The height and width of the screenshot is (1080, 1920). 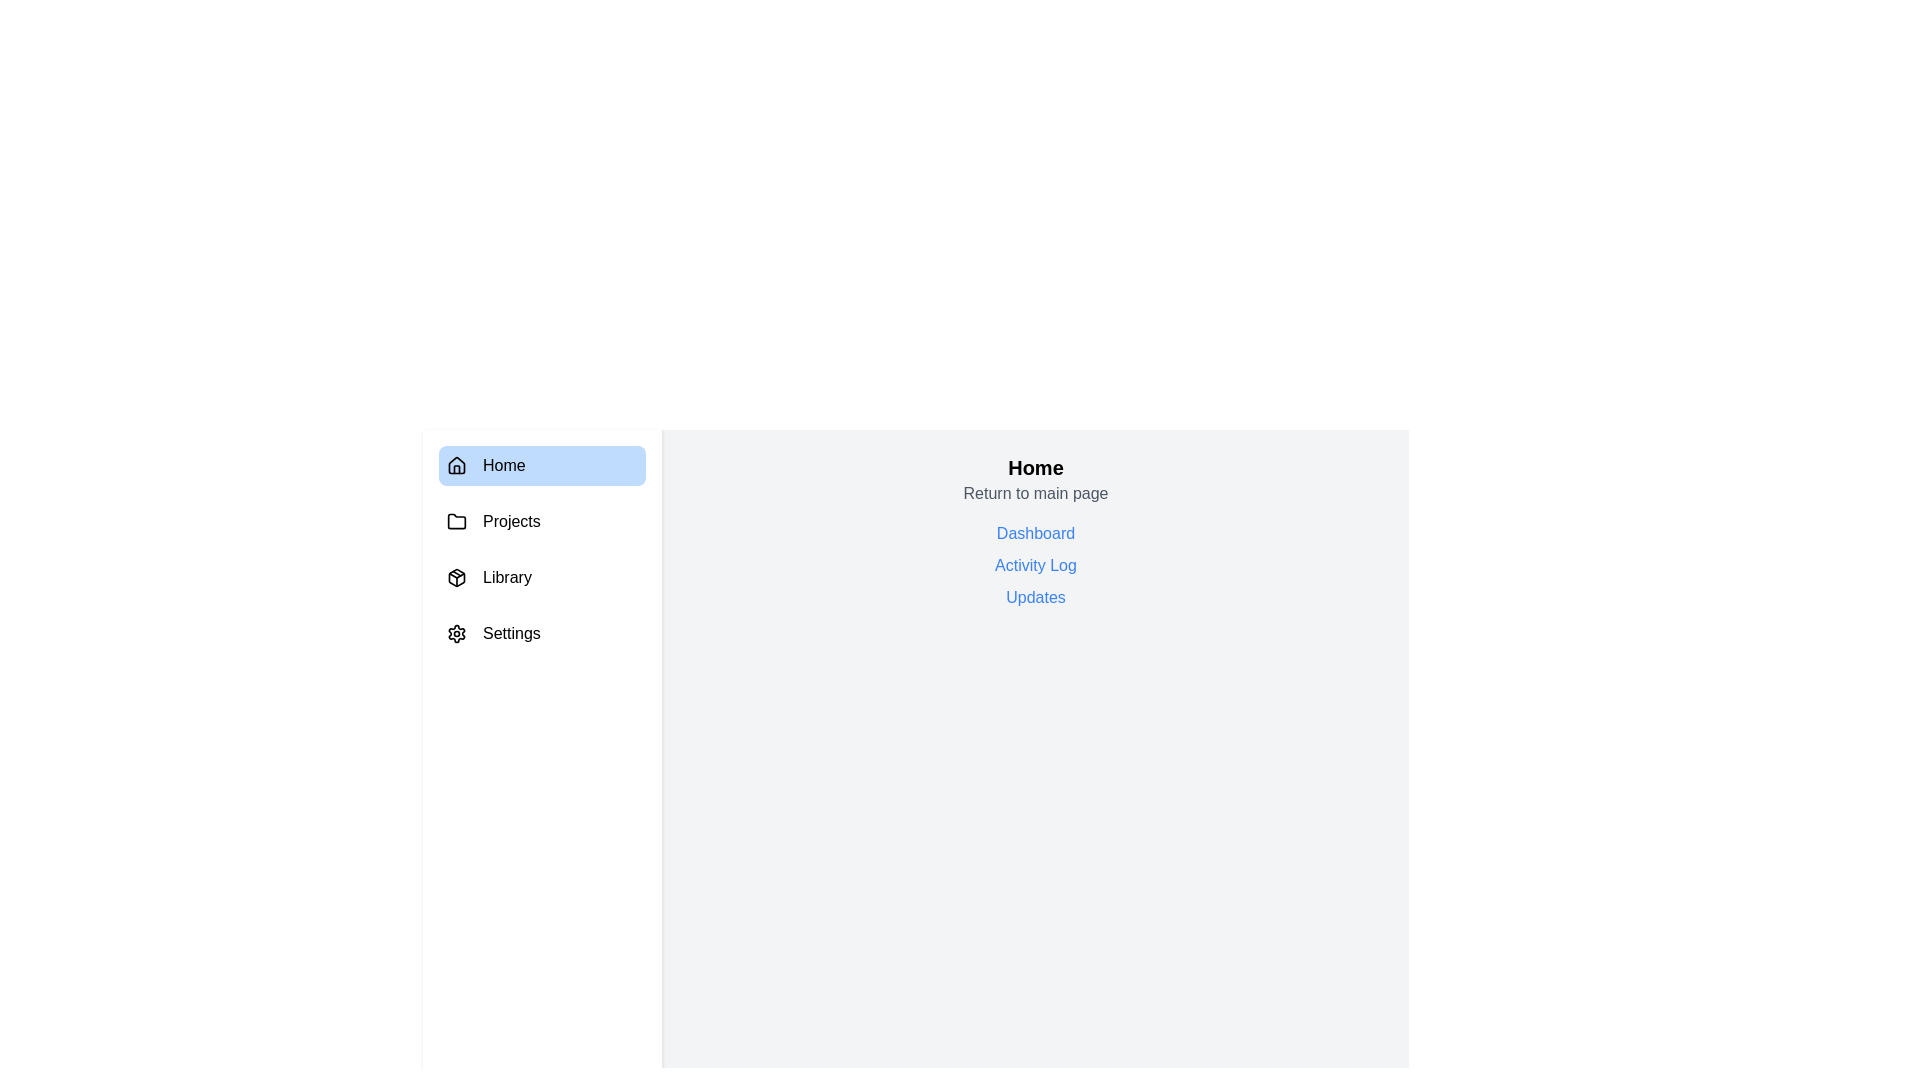 I want to click on the 'Settings' navigation link, which is the fourth item in the vertically stacked menu, so click(x=542, y=633).